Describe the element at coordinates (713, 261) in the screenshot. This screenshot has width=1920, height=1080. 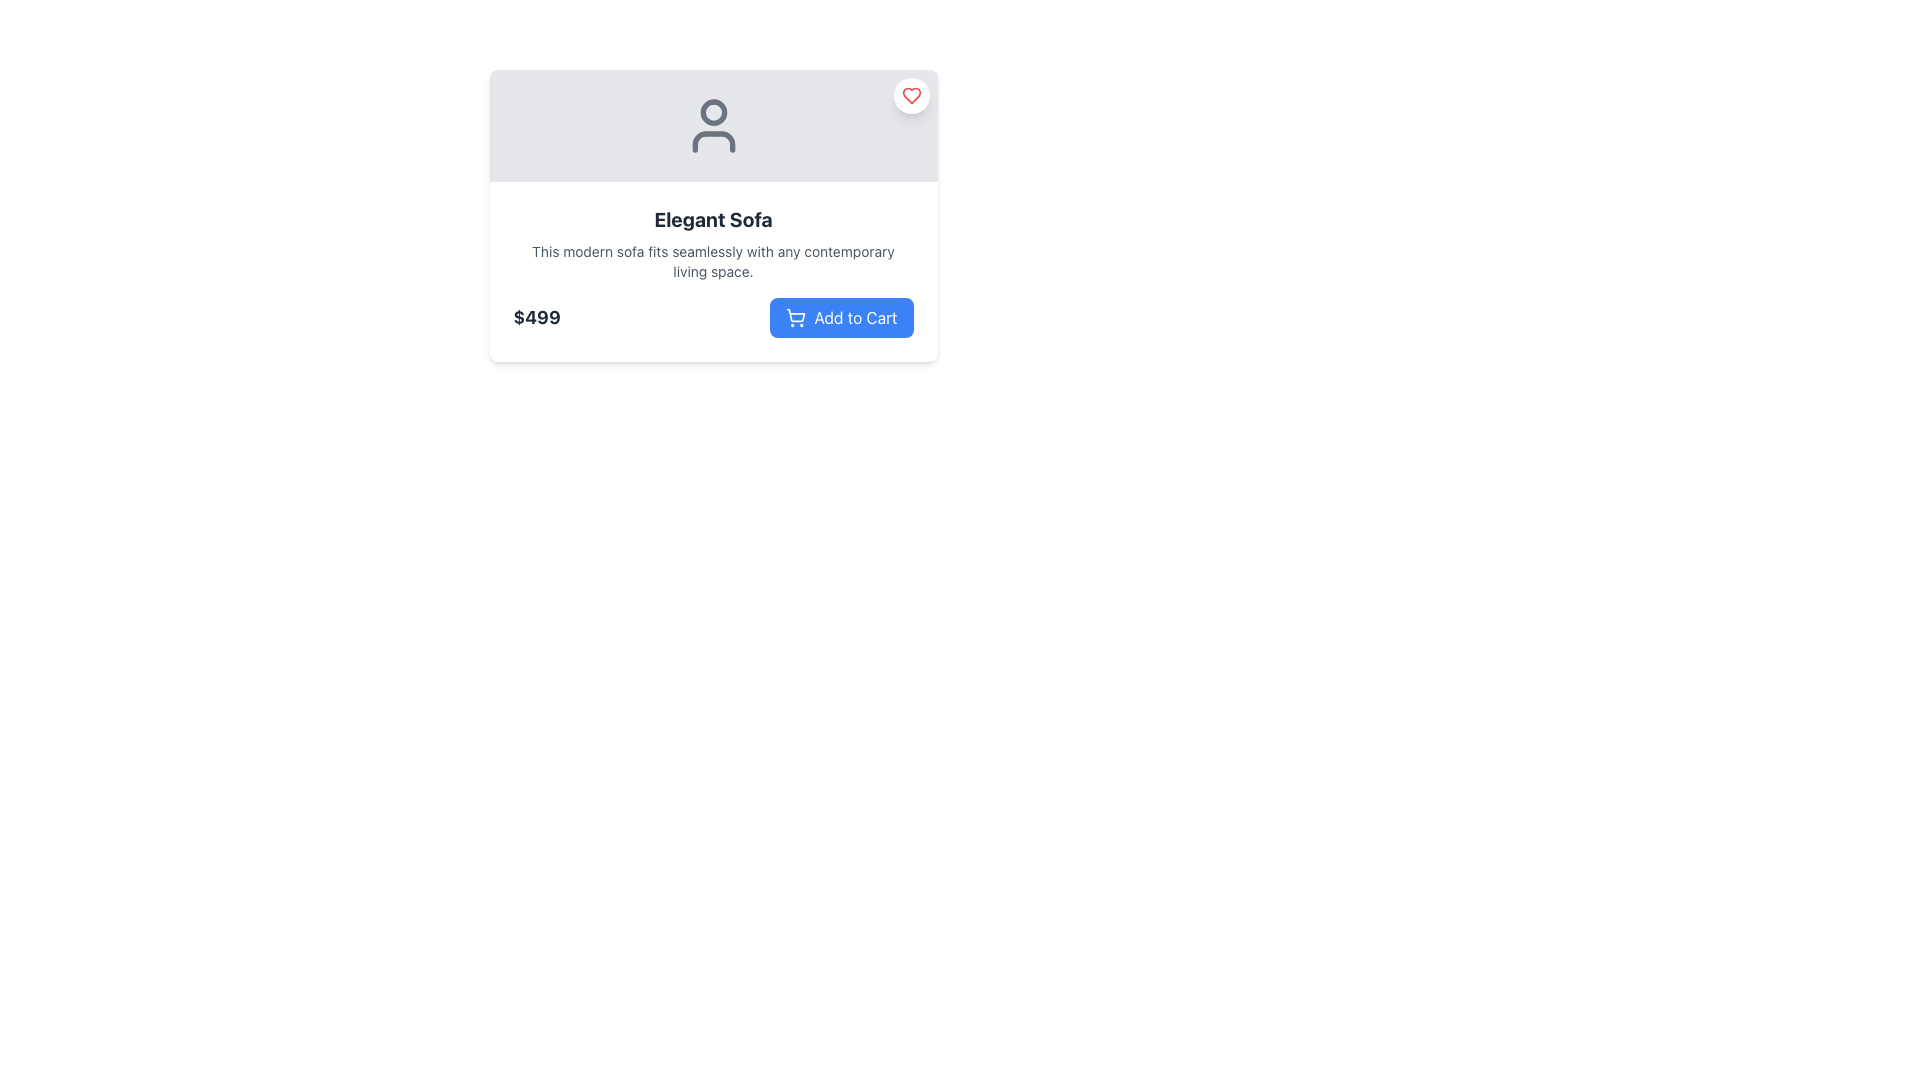
I see `the text element that provides additional information about the product, located directly below the 'Elegant Sofa' title and above the price '$499'` at that location.